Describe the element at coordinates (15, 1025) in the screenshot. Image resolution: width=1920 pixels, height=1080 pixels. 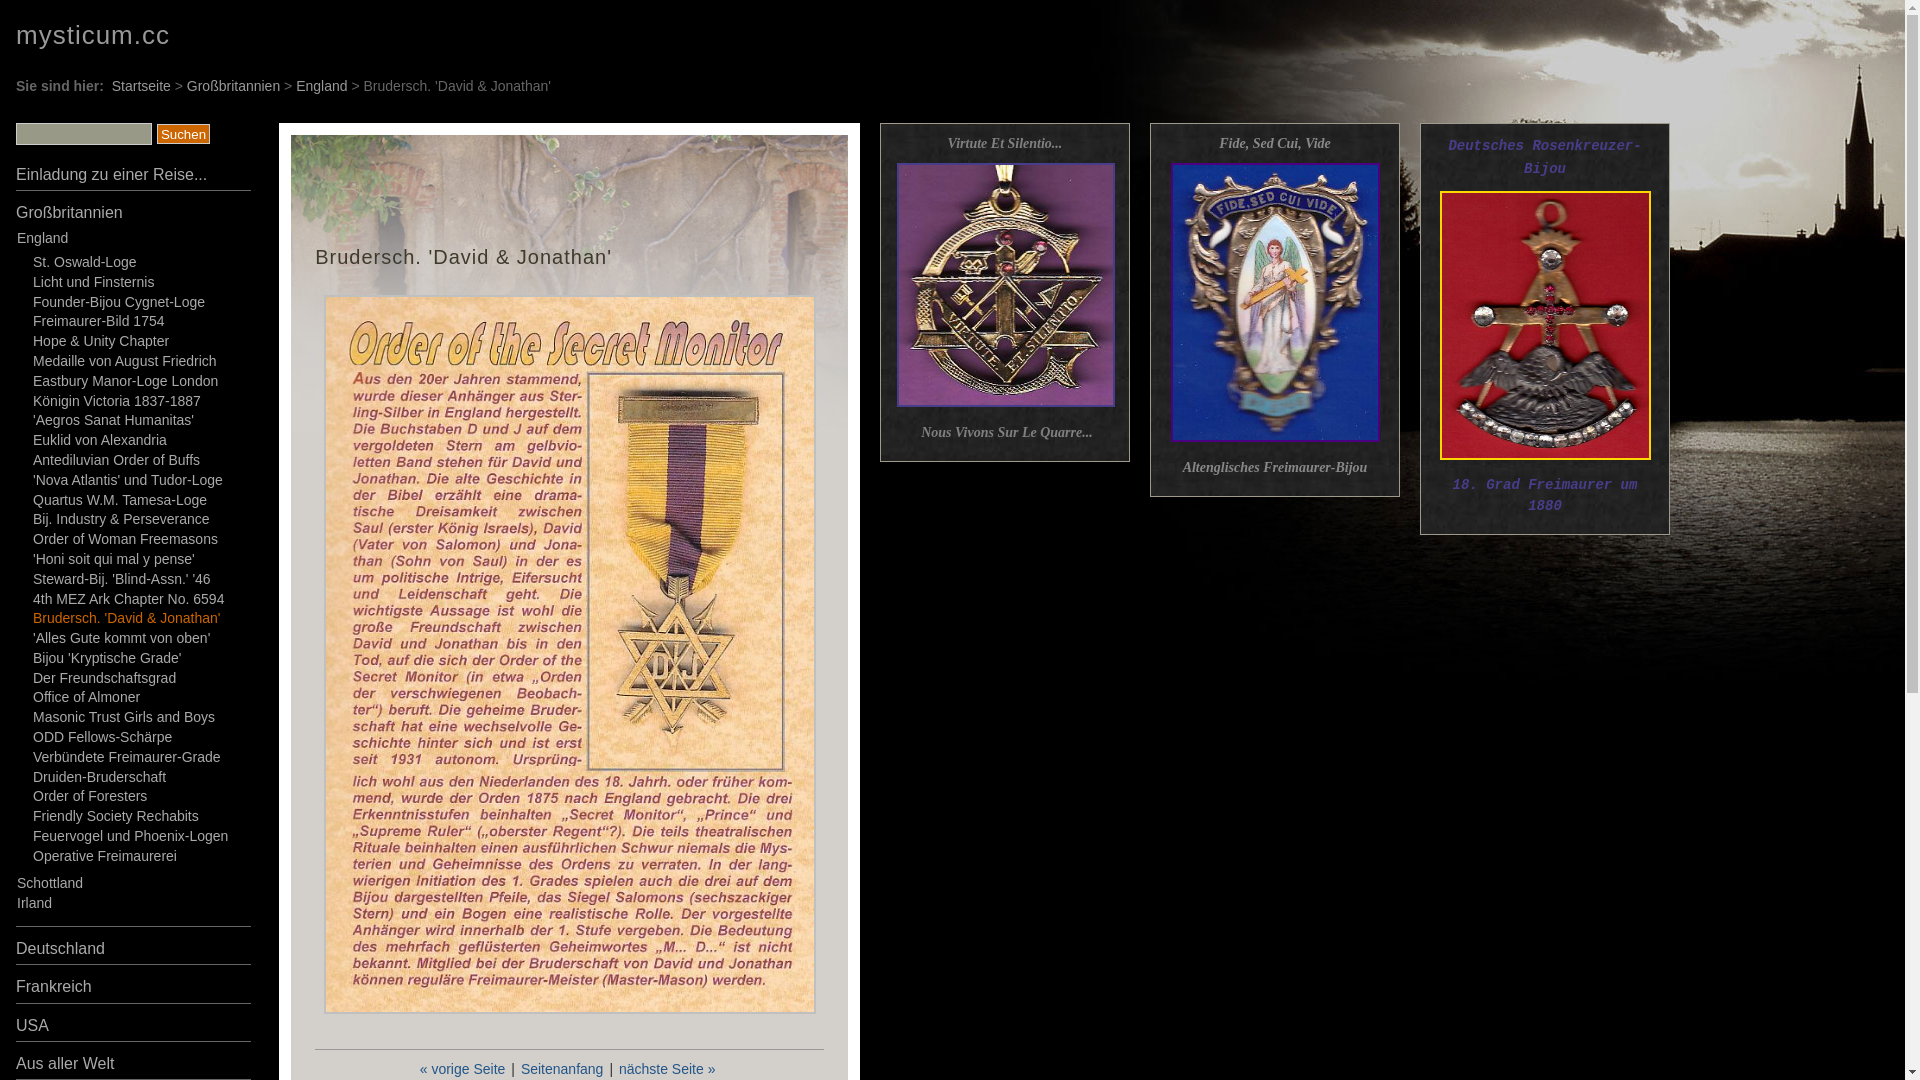
I see `'USA'` at that location.